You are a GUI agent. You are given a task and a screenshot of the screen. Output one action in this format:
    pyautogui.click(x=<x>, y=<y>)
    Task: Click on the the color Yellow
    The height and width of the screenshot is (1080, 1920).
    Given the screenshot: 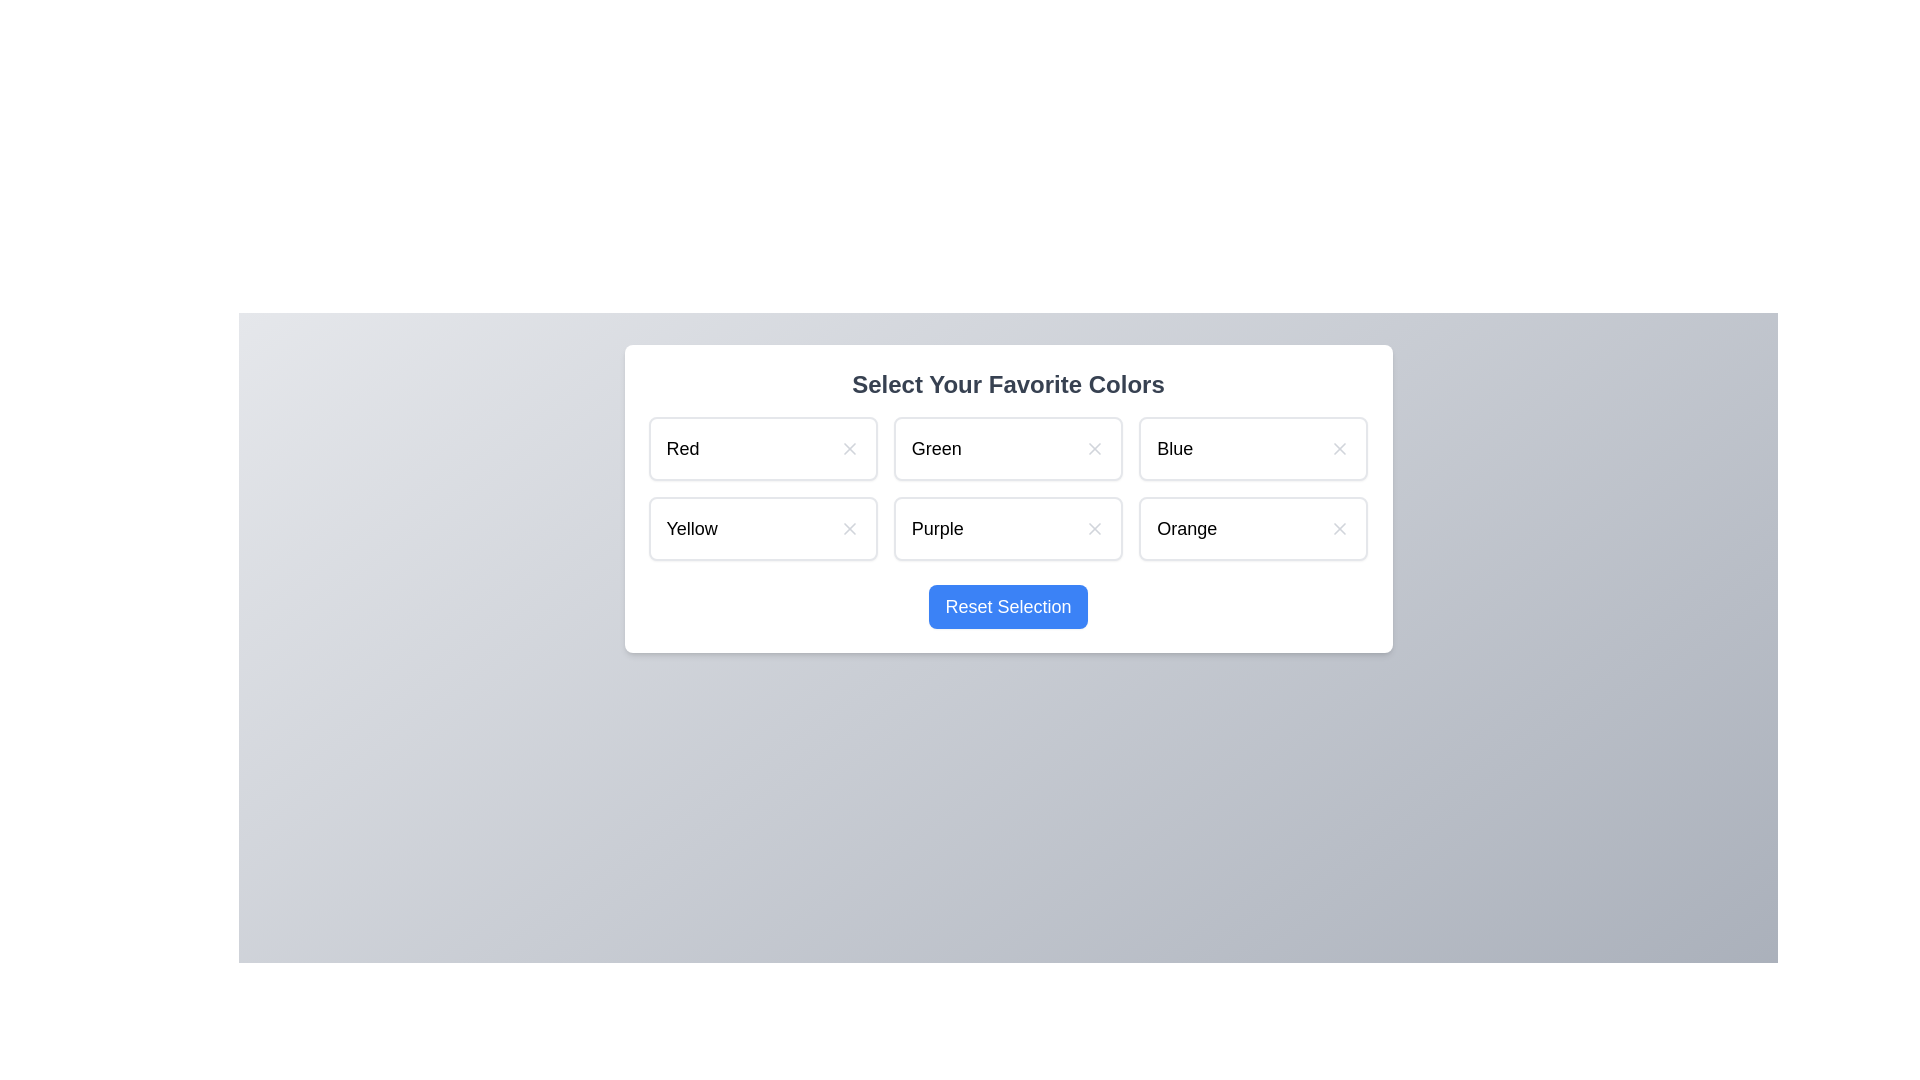 What is the action you would take?
    pyautogui.click(x=762, y=527)
    